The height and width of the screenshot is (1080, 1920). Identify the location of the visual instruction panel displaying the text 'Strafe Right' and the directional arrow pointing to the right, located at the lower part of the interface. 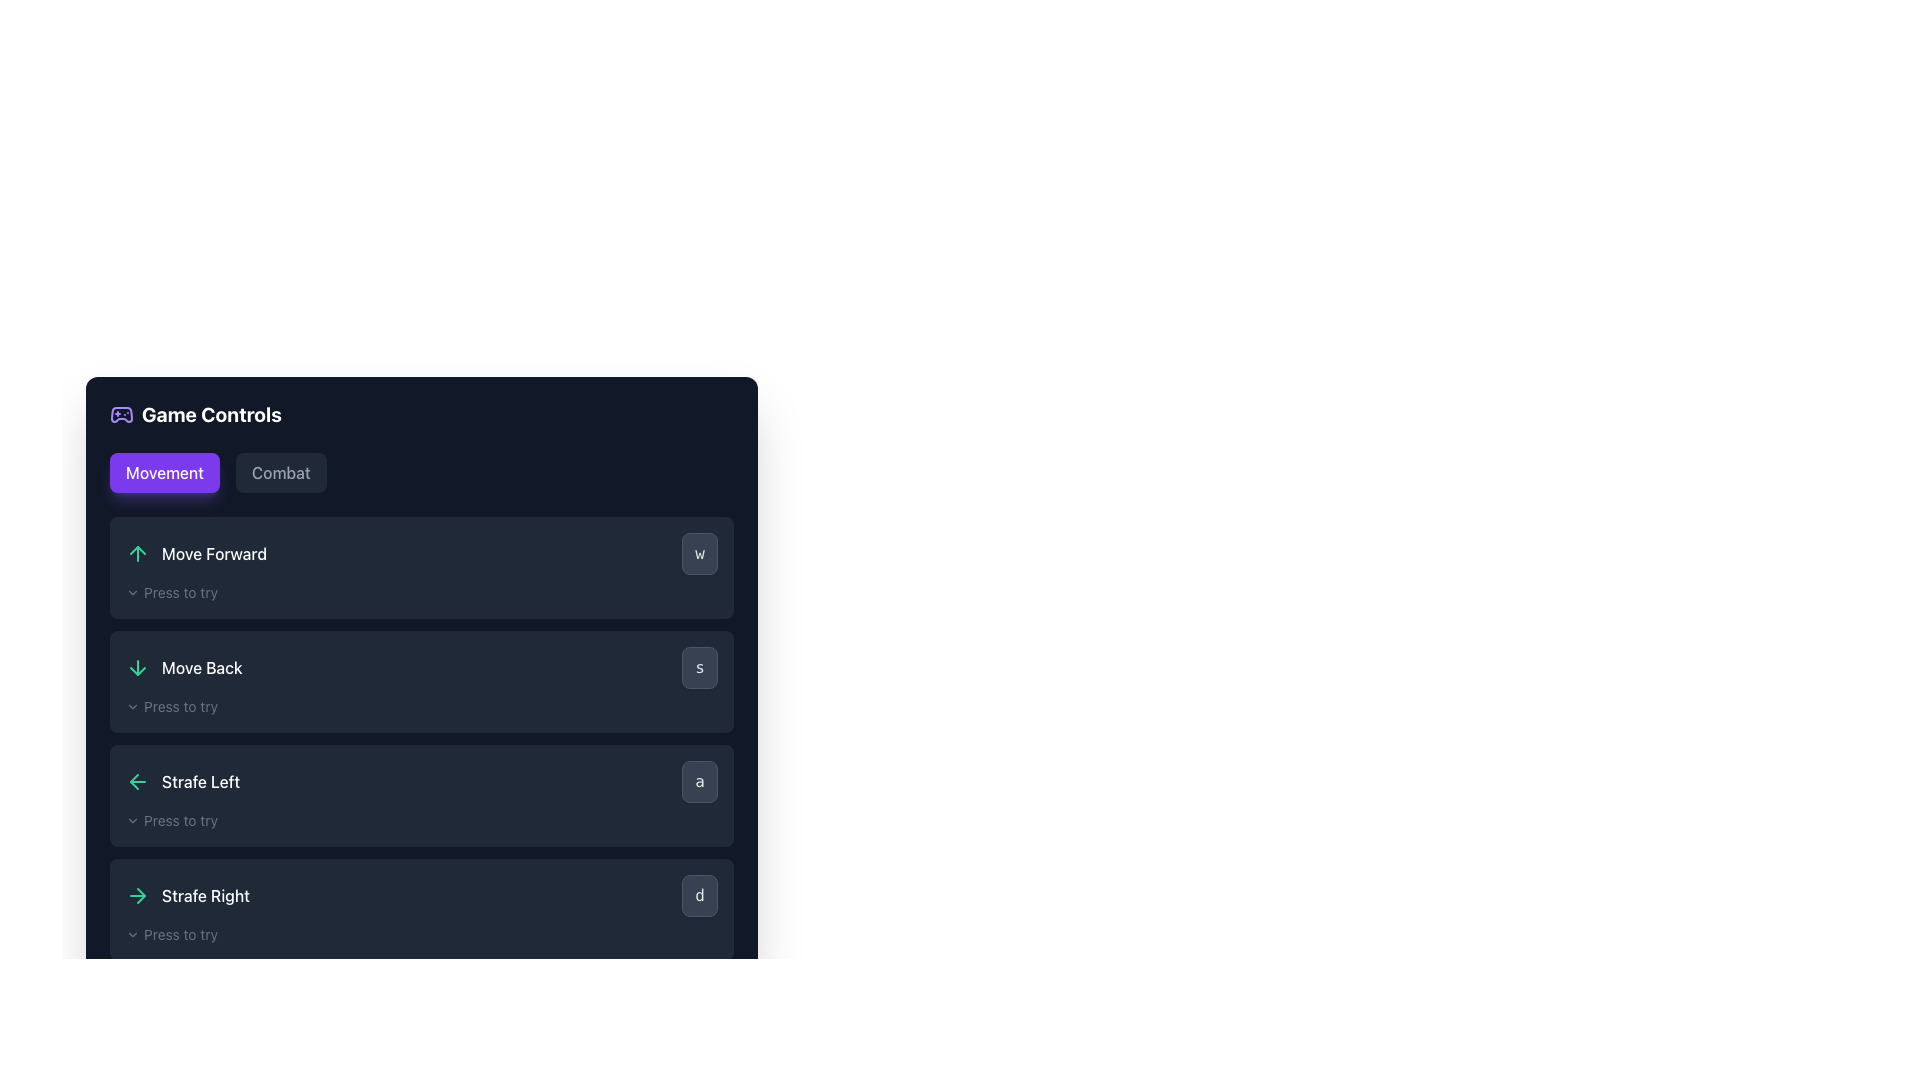
(421, 894).